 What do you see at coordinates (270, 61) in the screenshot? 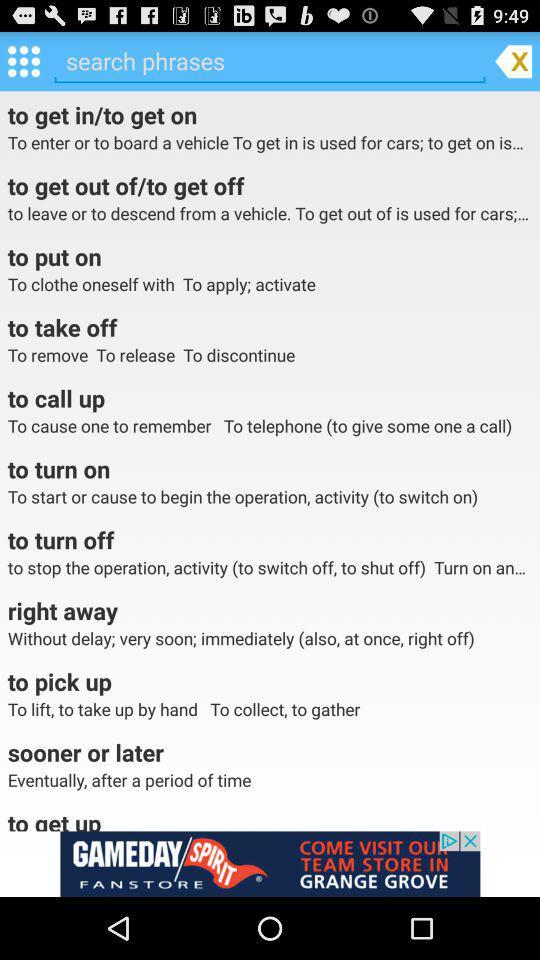
I see `search phrase` at bounding box center [270, 61].